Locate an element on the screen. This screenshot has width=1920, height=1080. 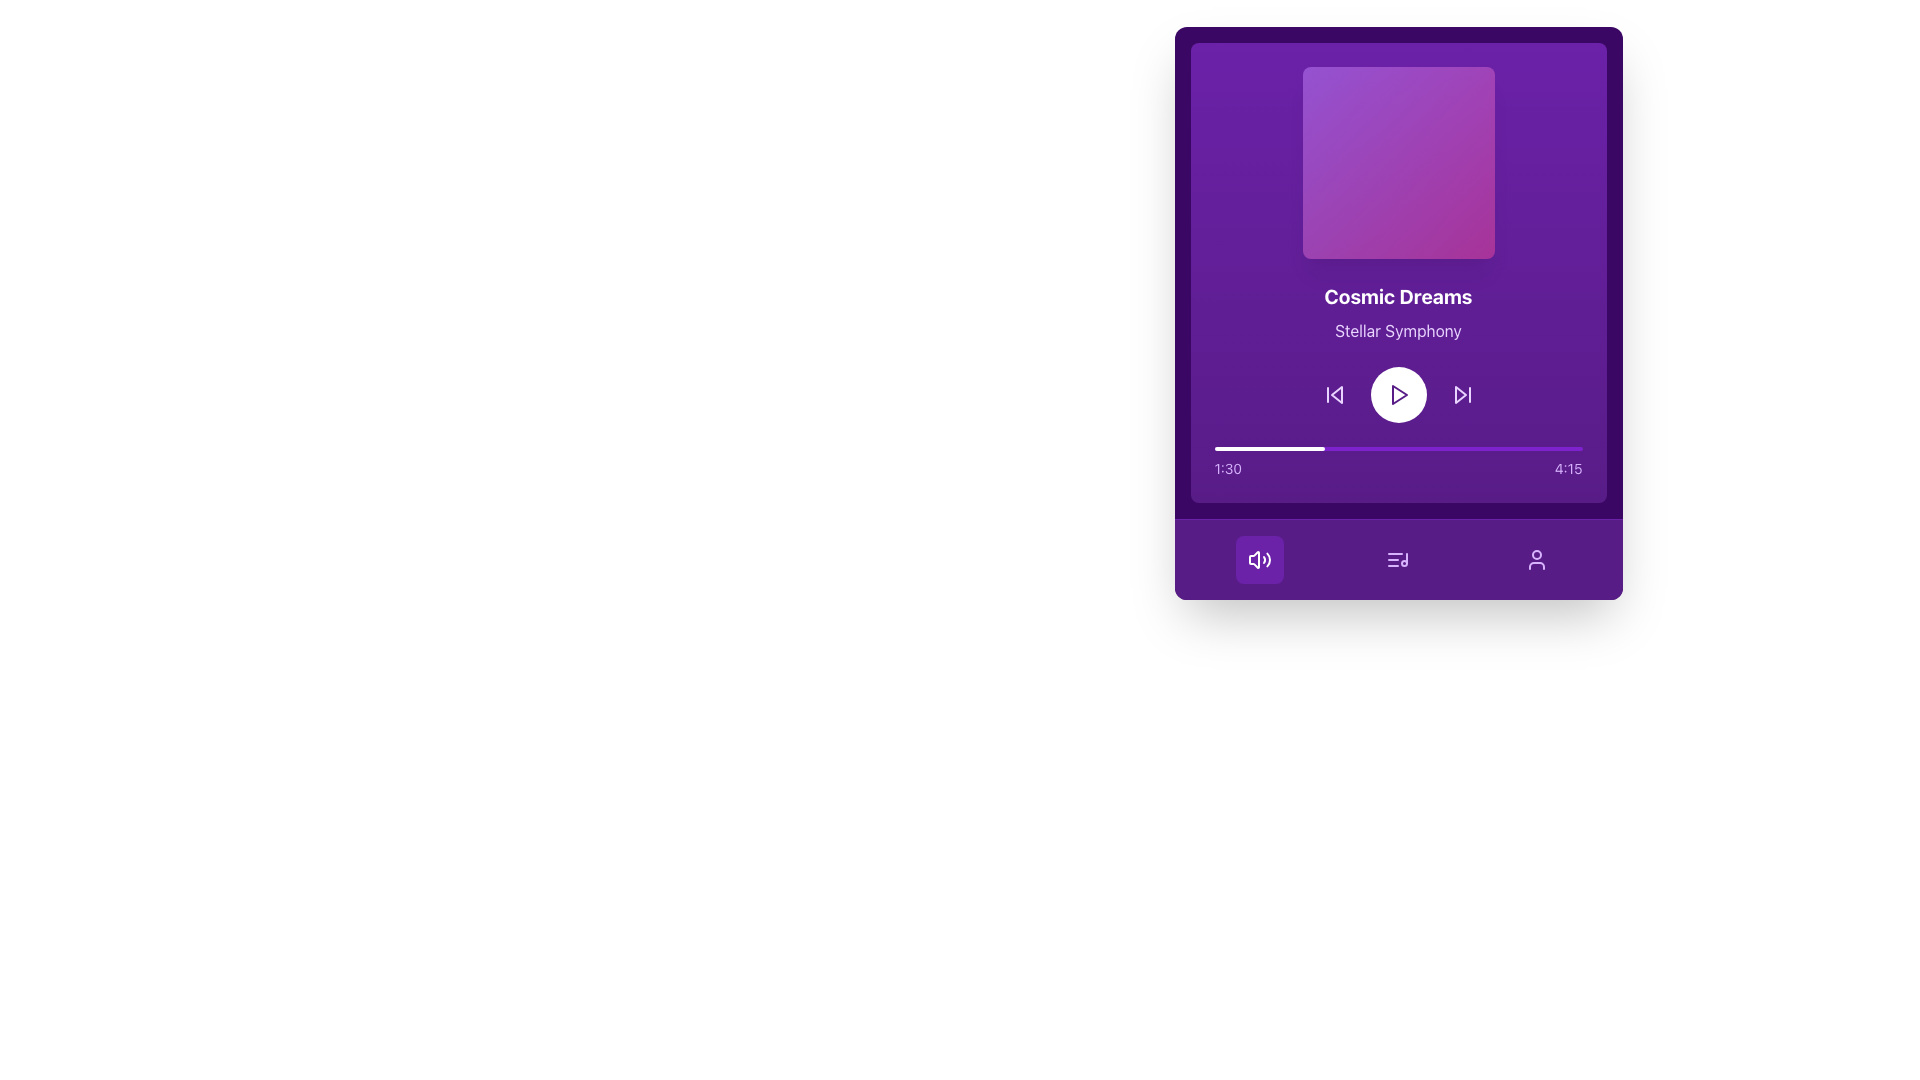
the icon resembling a simplified human figure, located in the bottom row of the interface on the rightmost end is located at coordinates (1536, 559).